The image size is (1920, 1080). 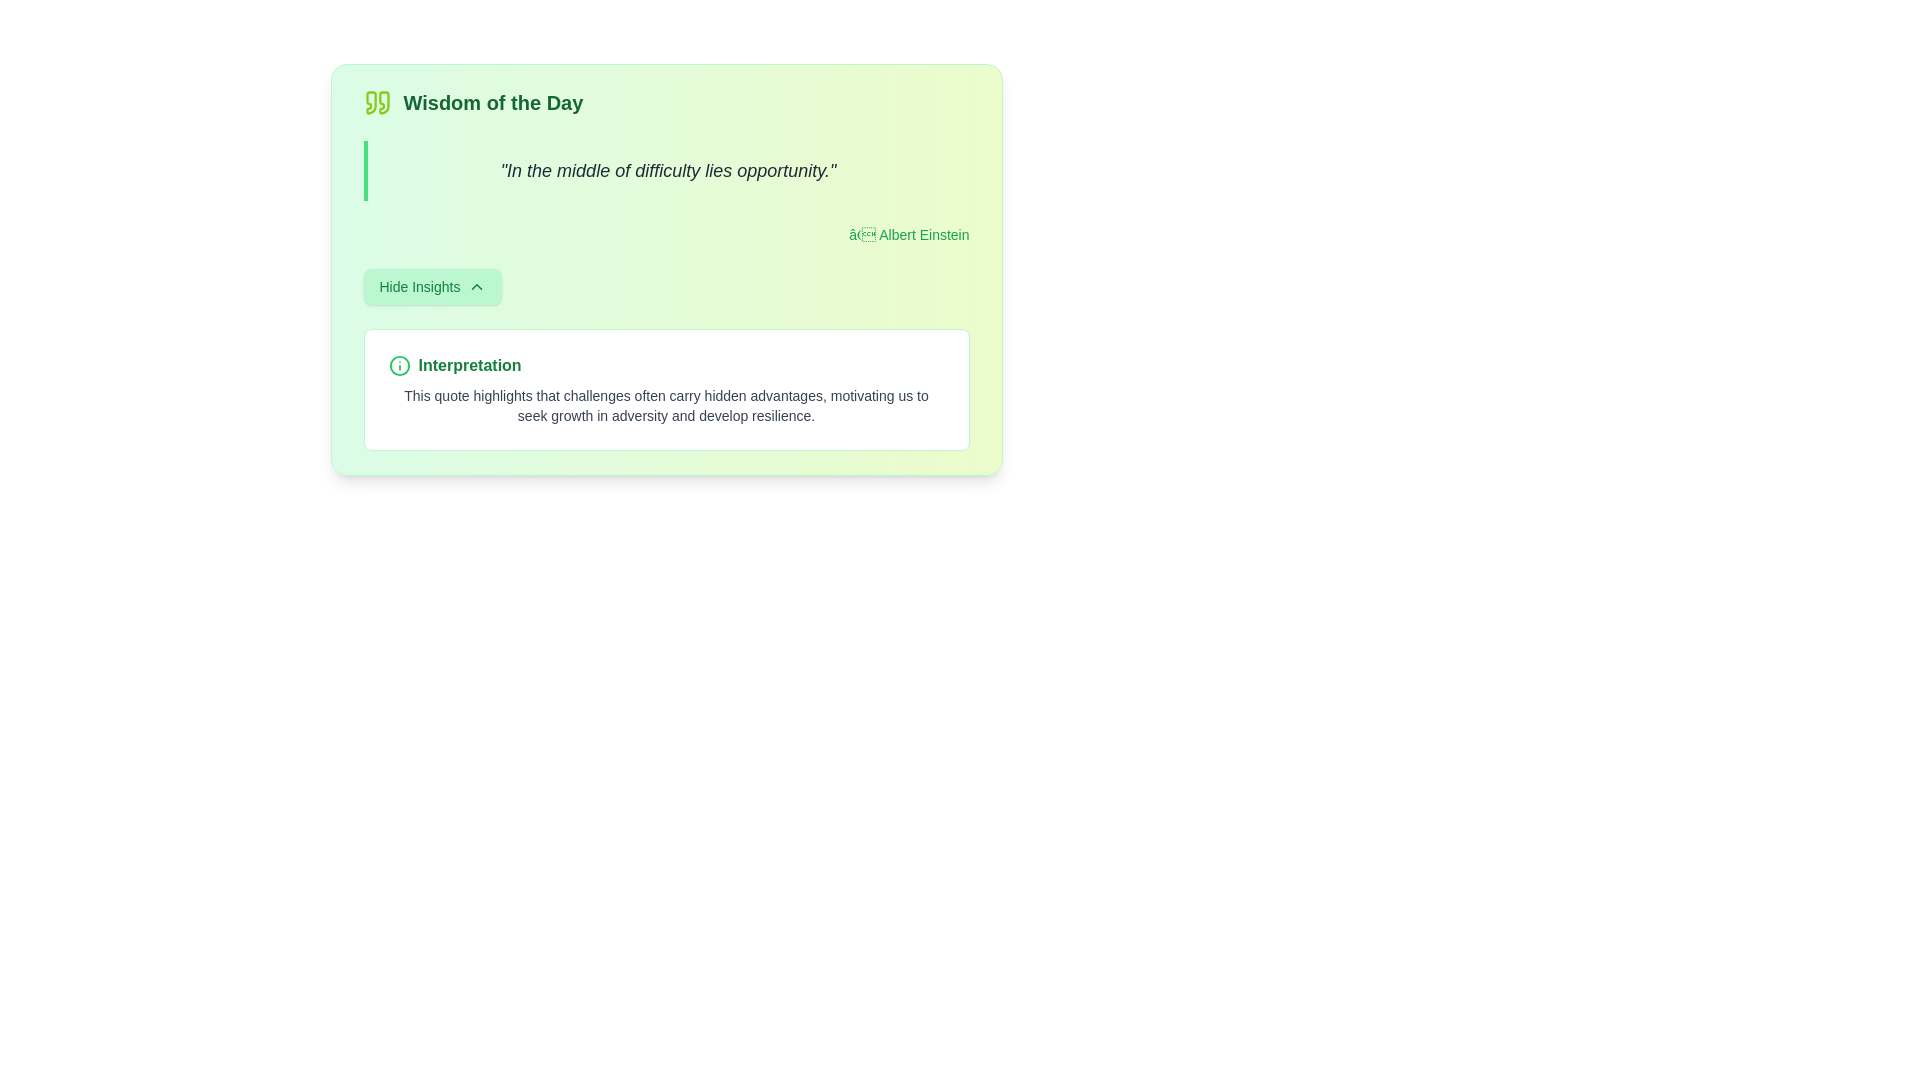 I want to click on motivational text located below the bold green text labeled 'Interpretation', which is contained within a white box with a green outline, so click(x=666, y=405).